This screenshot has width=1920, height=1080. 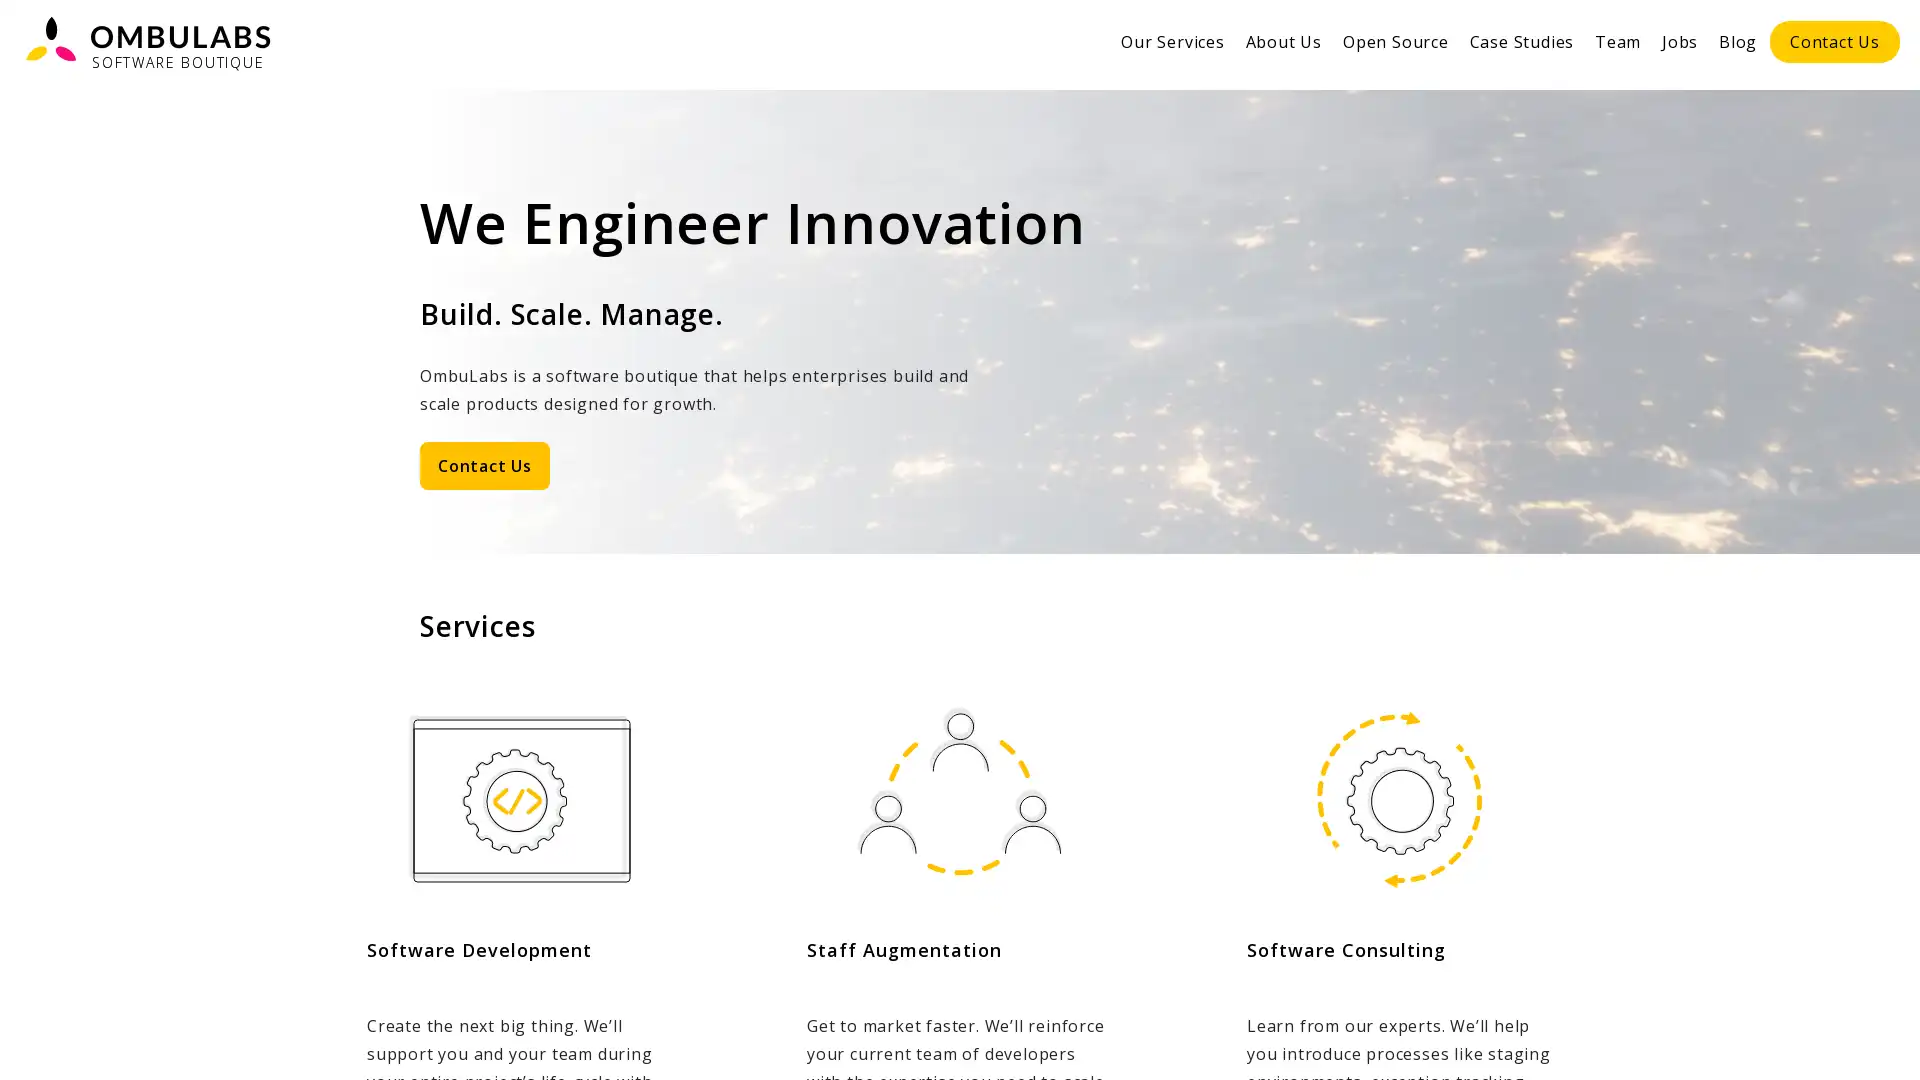 What do you see at coordinates (1833, 1039) in the screenshot?
I see `Accept All` at bounding box center [1833, 1039].